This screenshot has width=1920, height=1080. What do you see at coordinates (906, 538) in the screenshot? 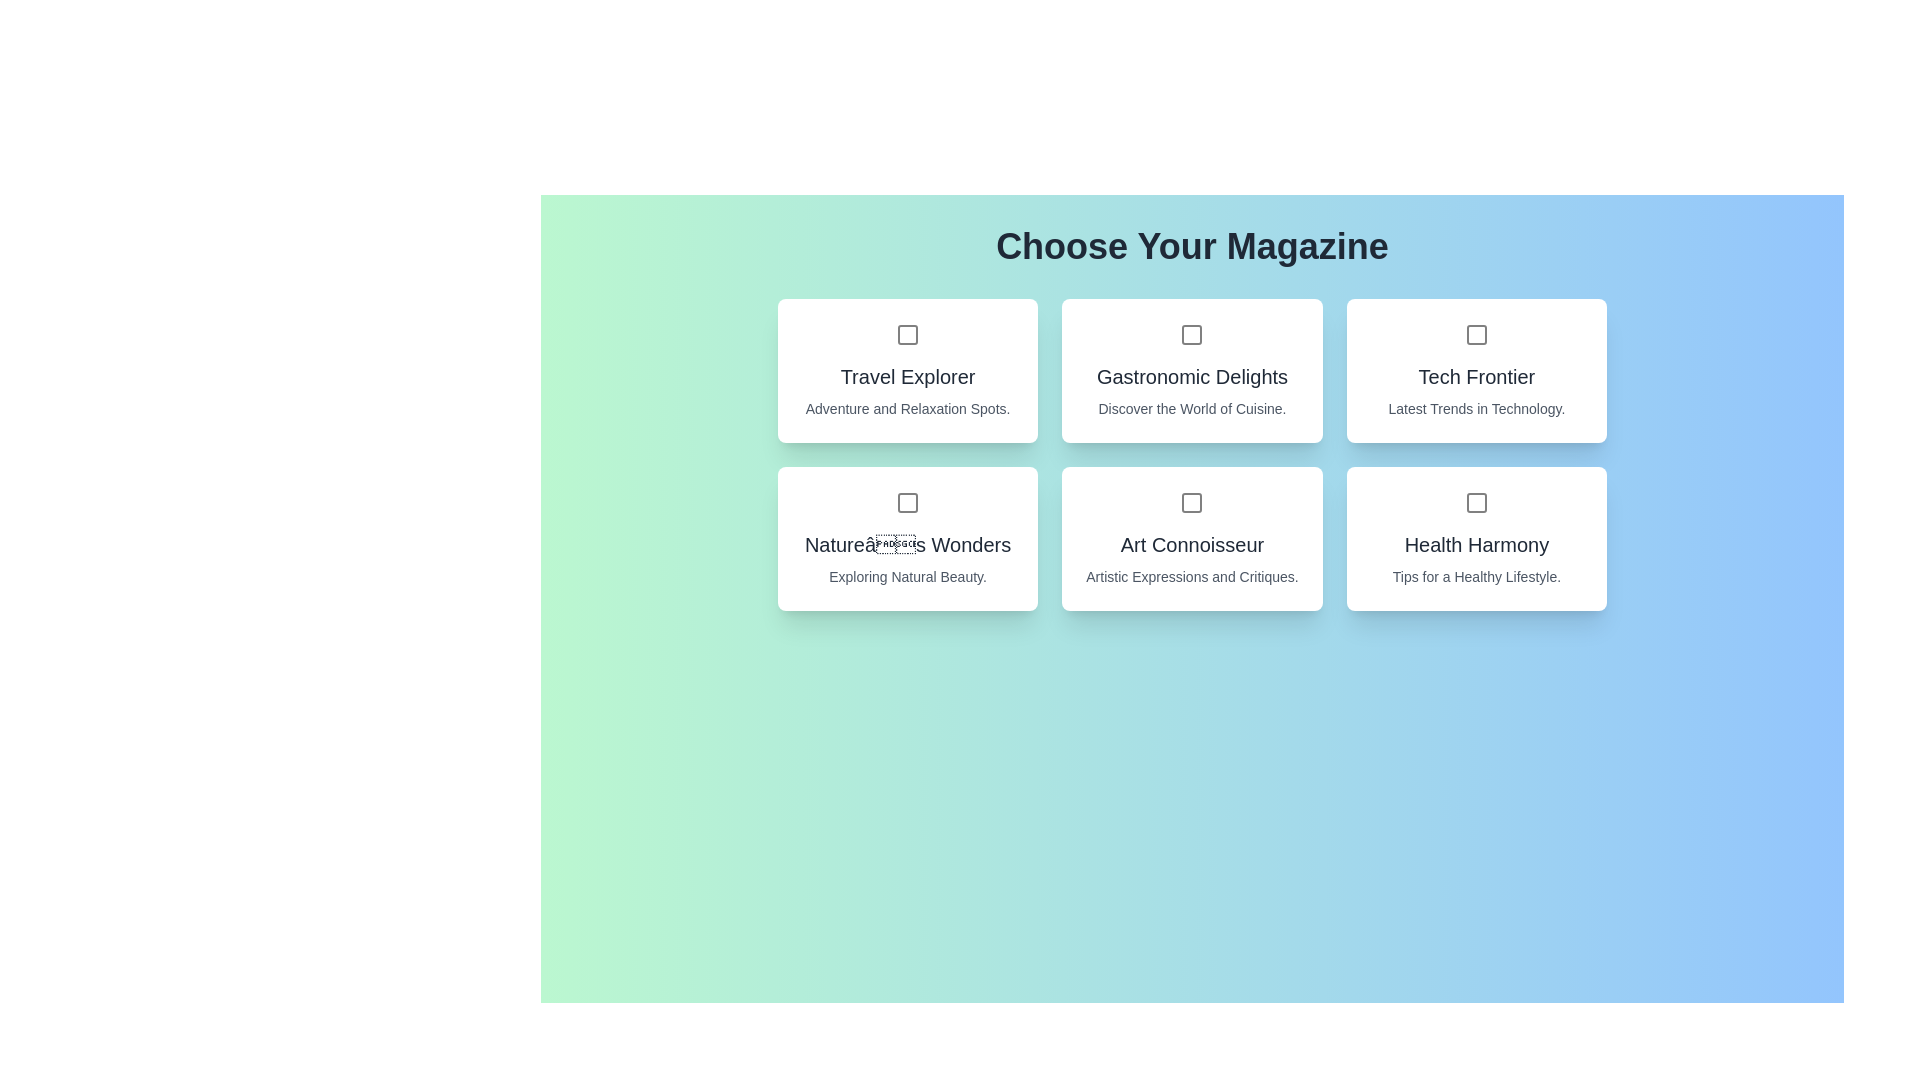
I see `the magazine card for Nature's Wonders` at bounding box center [906, 538].